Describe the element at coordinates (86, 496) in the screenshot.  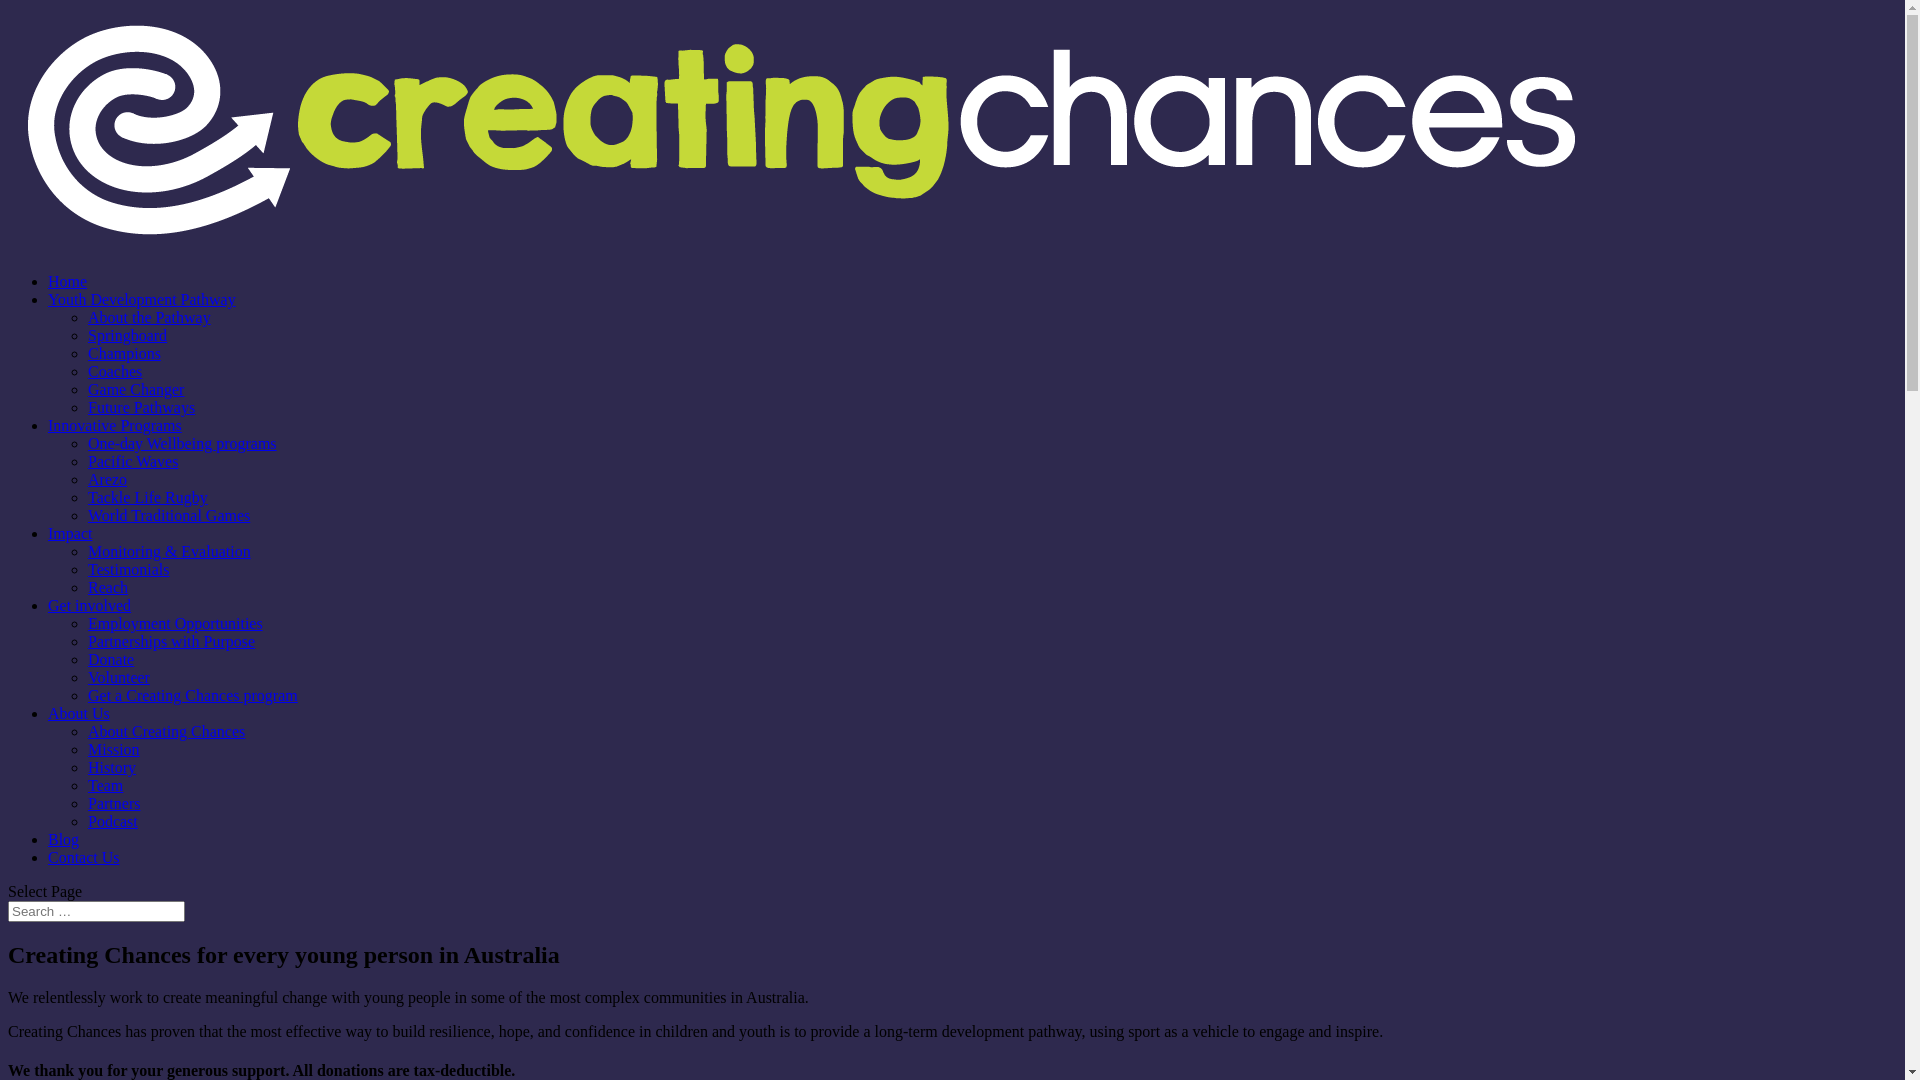
I see `'Tackle Life Rugby'` at that location.